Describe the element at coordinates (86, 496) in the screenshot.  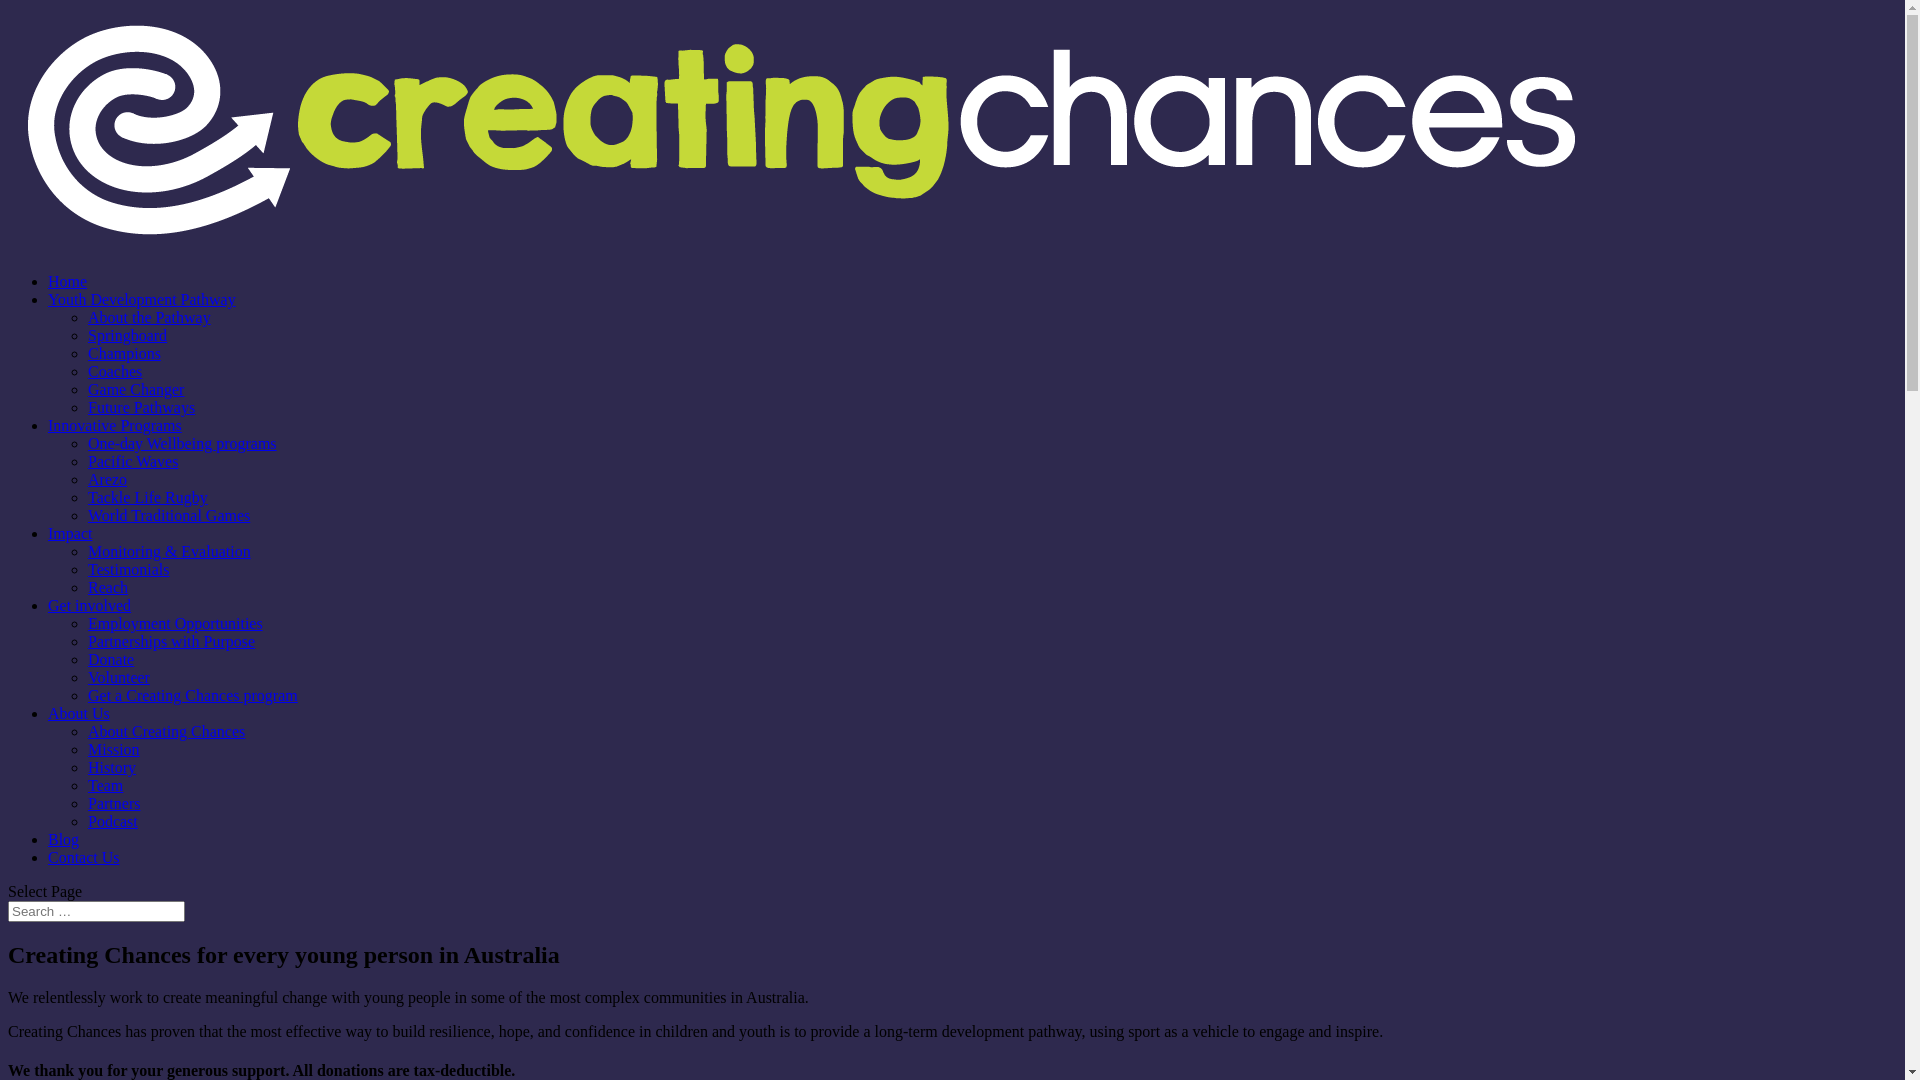
I see `'Tackle Life Rugby'` at that location.